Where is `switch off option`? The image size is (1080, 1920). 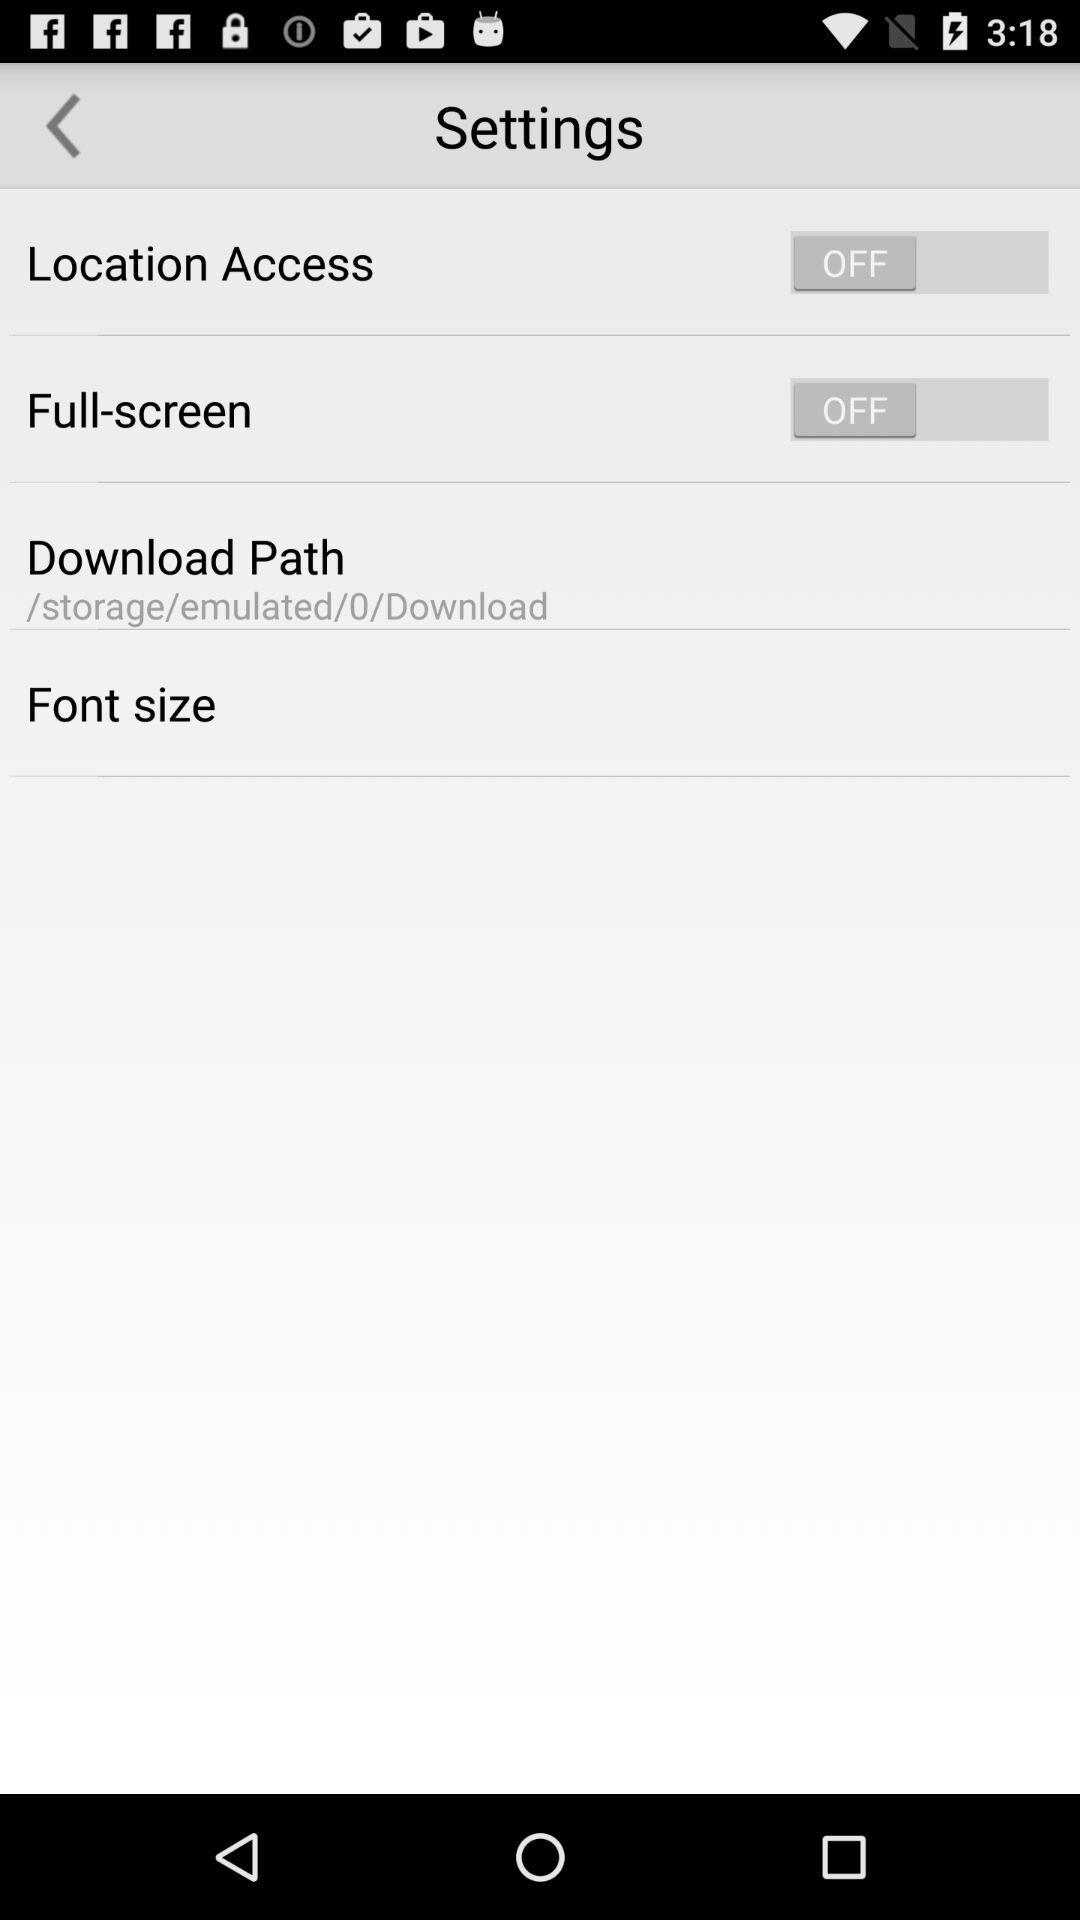 switch off option is located at coordinates (919, 408).